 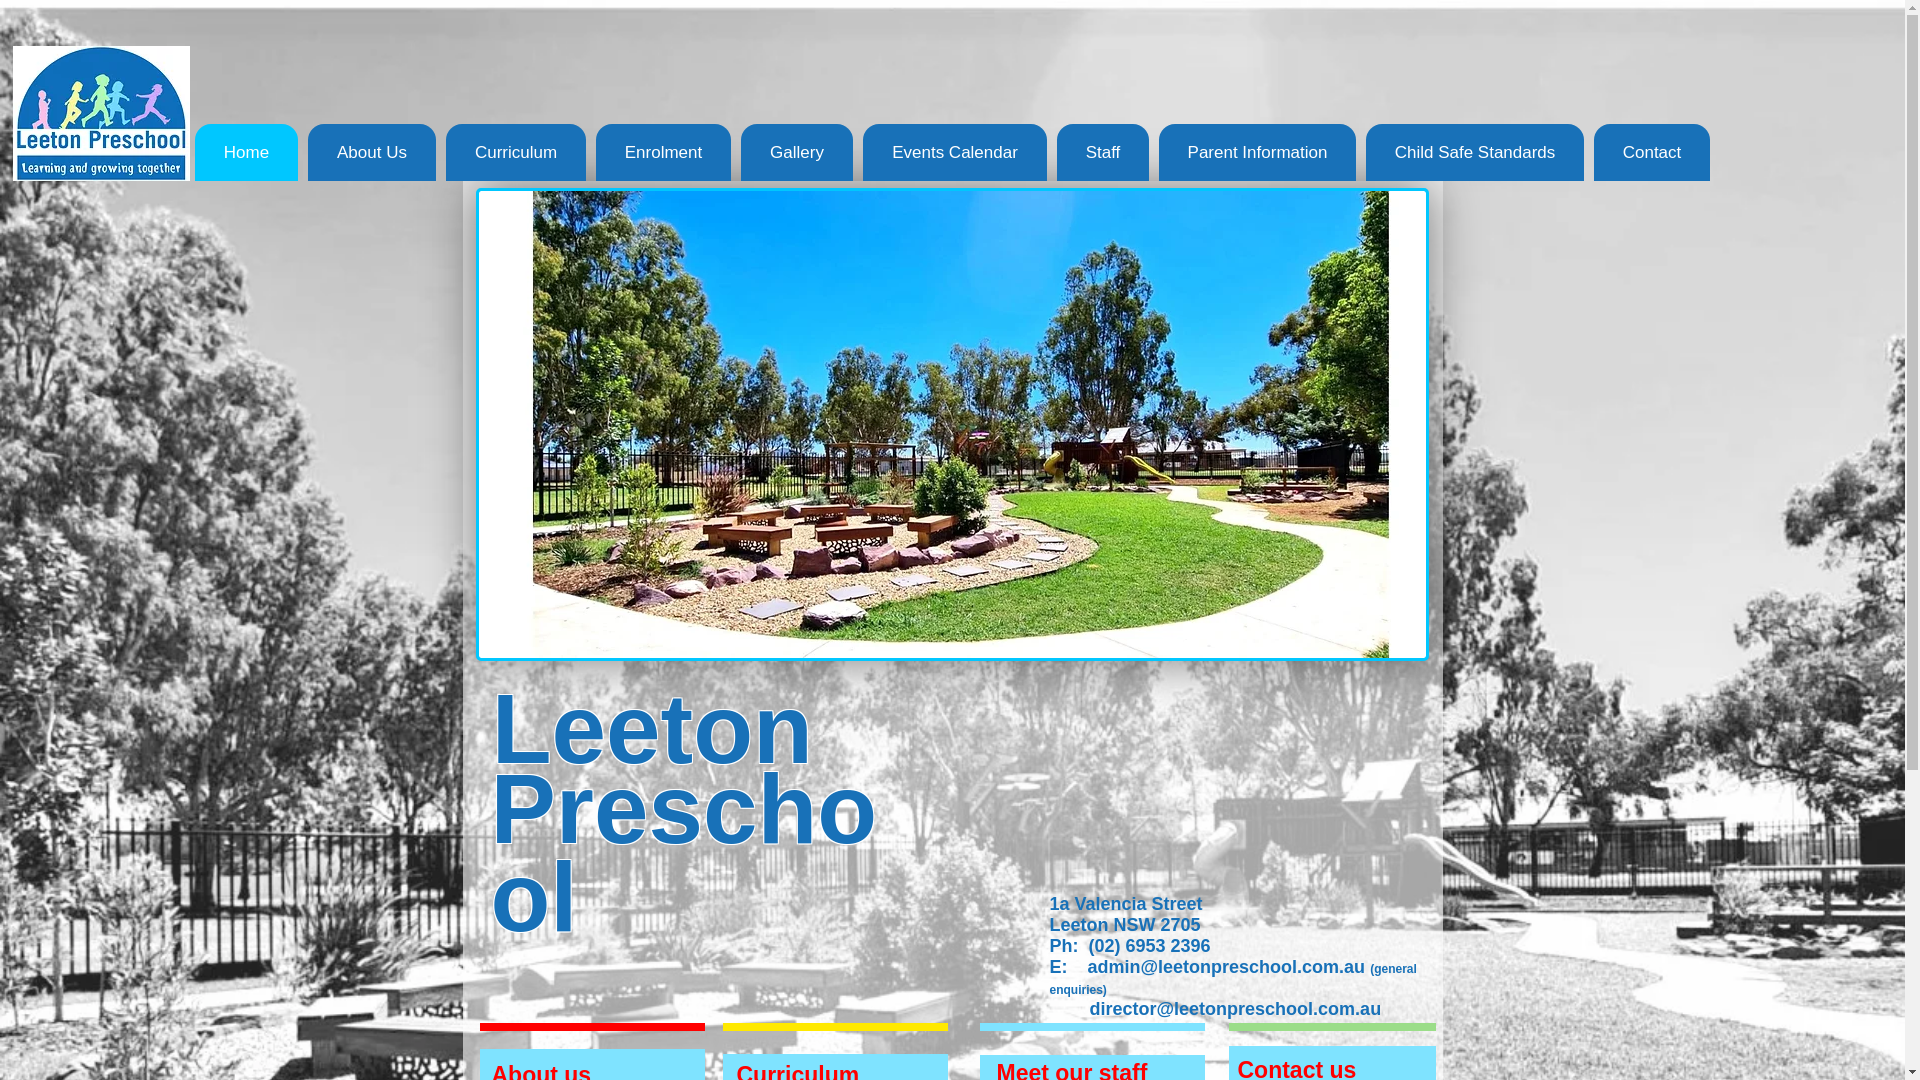 What do you see at coordinates (954, 151) in the screenshot?
I see `'Events Calendar'` at bounding box center [954, 151].